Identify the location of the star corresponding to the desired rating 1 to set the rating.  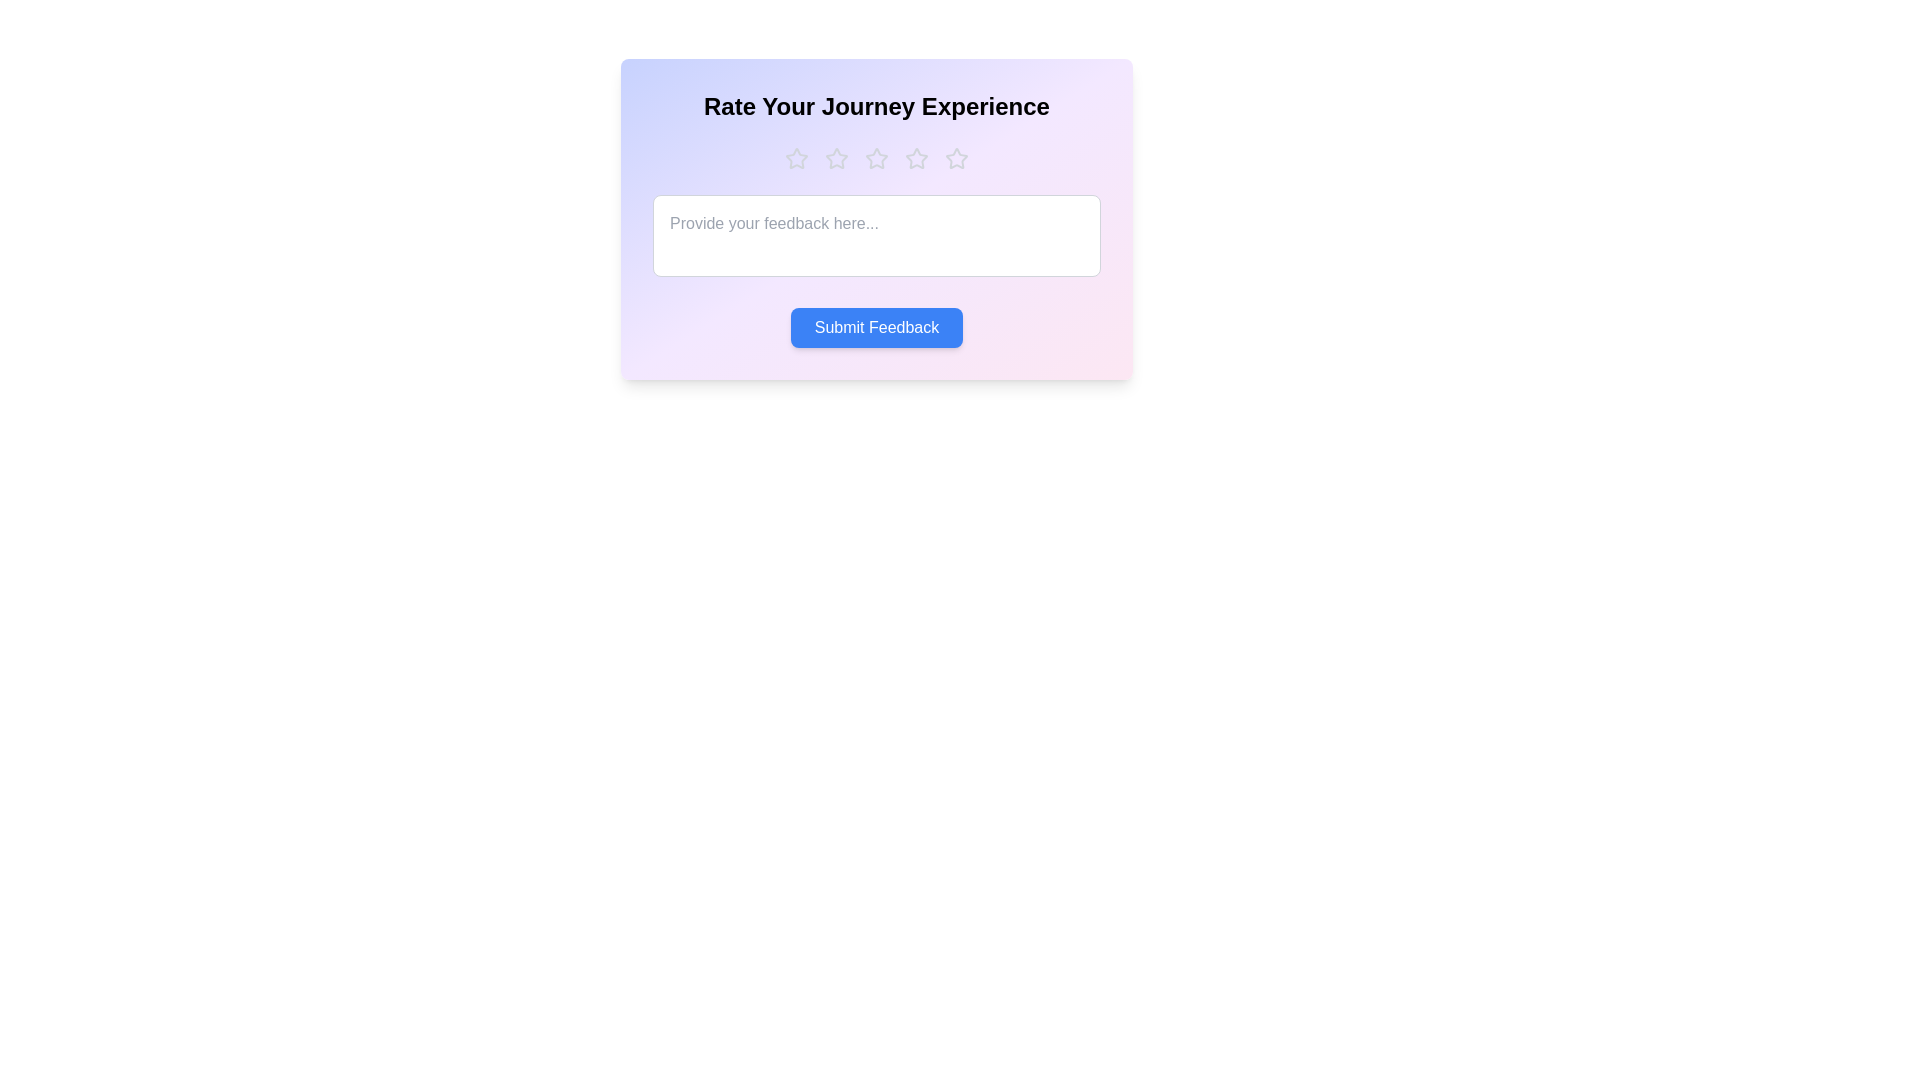
(795, 157).